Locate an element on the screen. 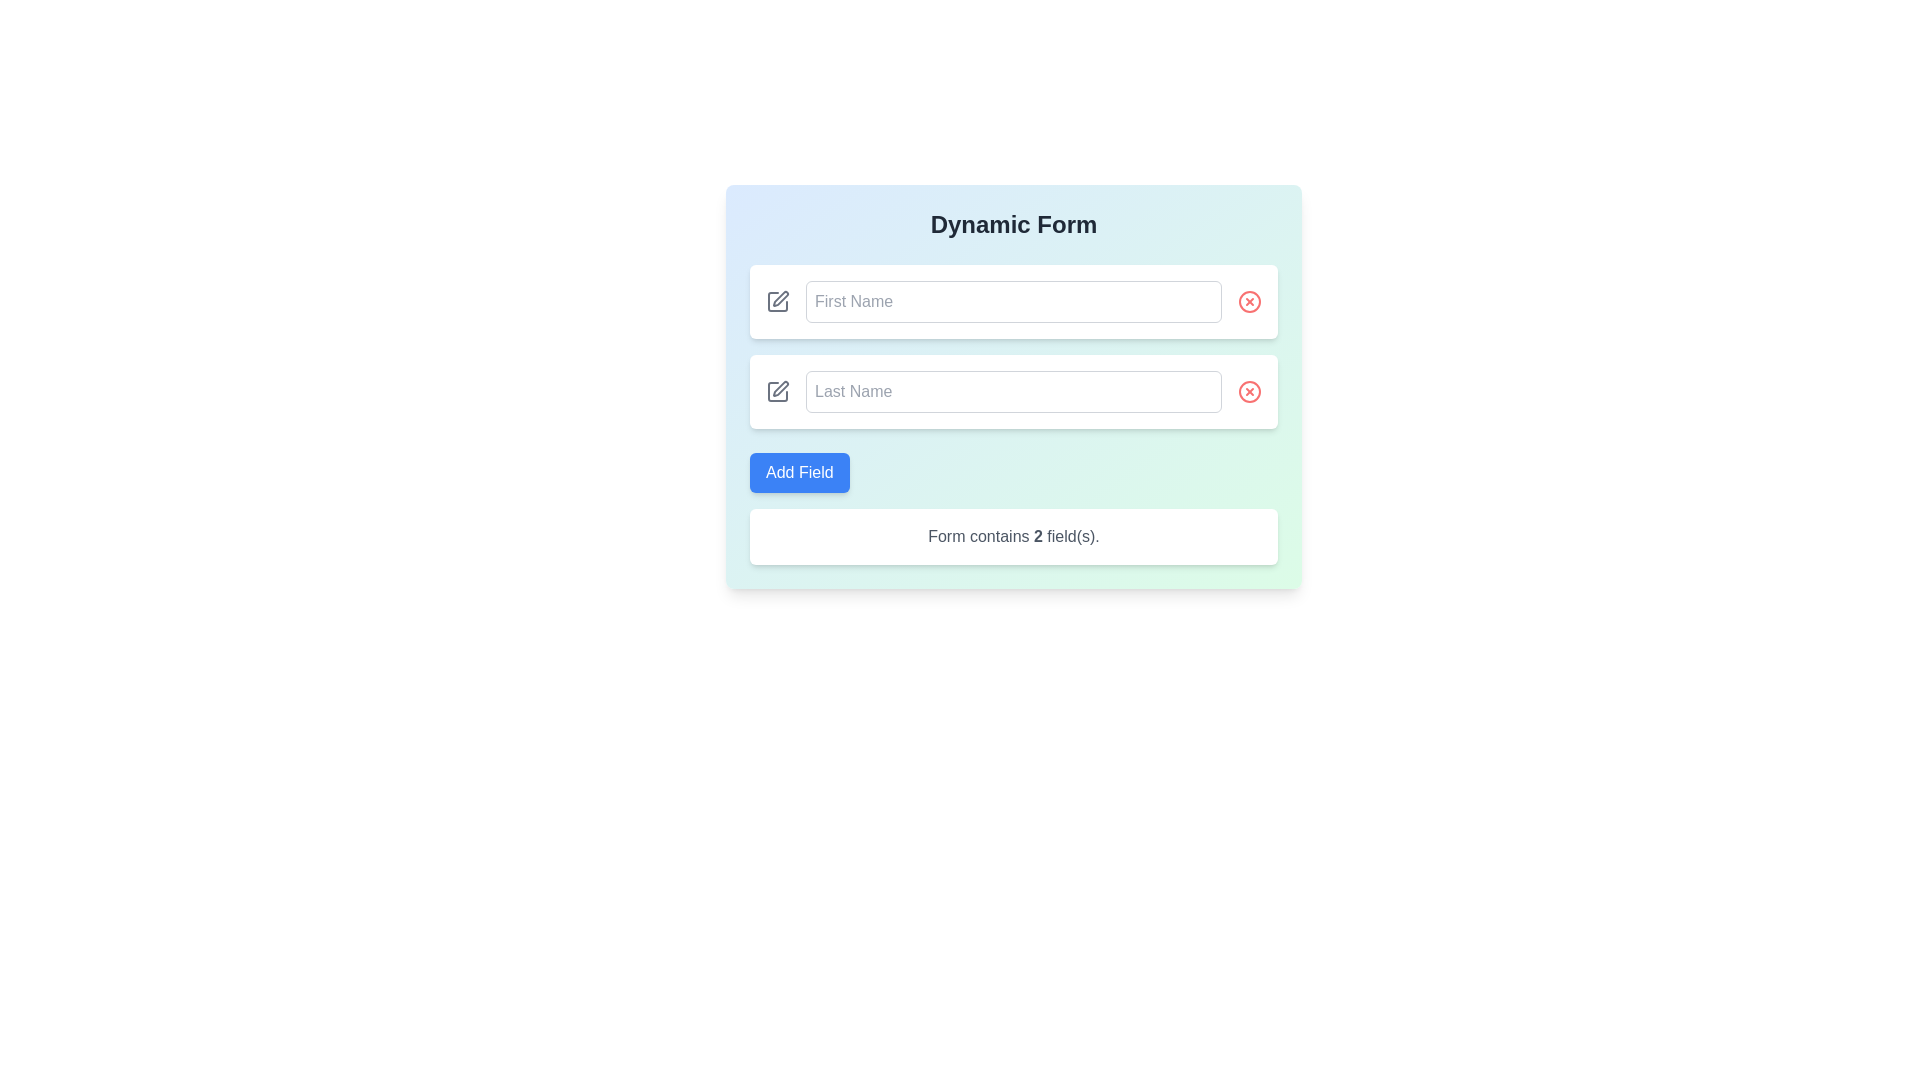  the blue 'Add Field' button located below the input fields for 'First Name' and 'Last Name' is located at coordinates (798, 473).